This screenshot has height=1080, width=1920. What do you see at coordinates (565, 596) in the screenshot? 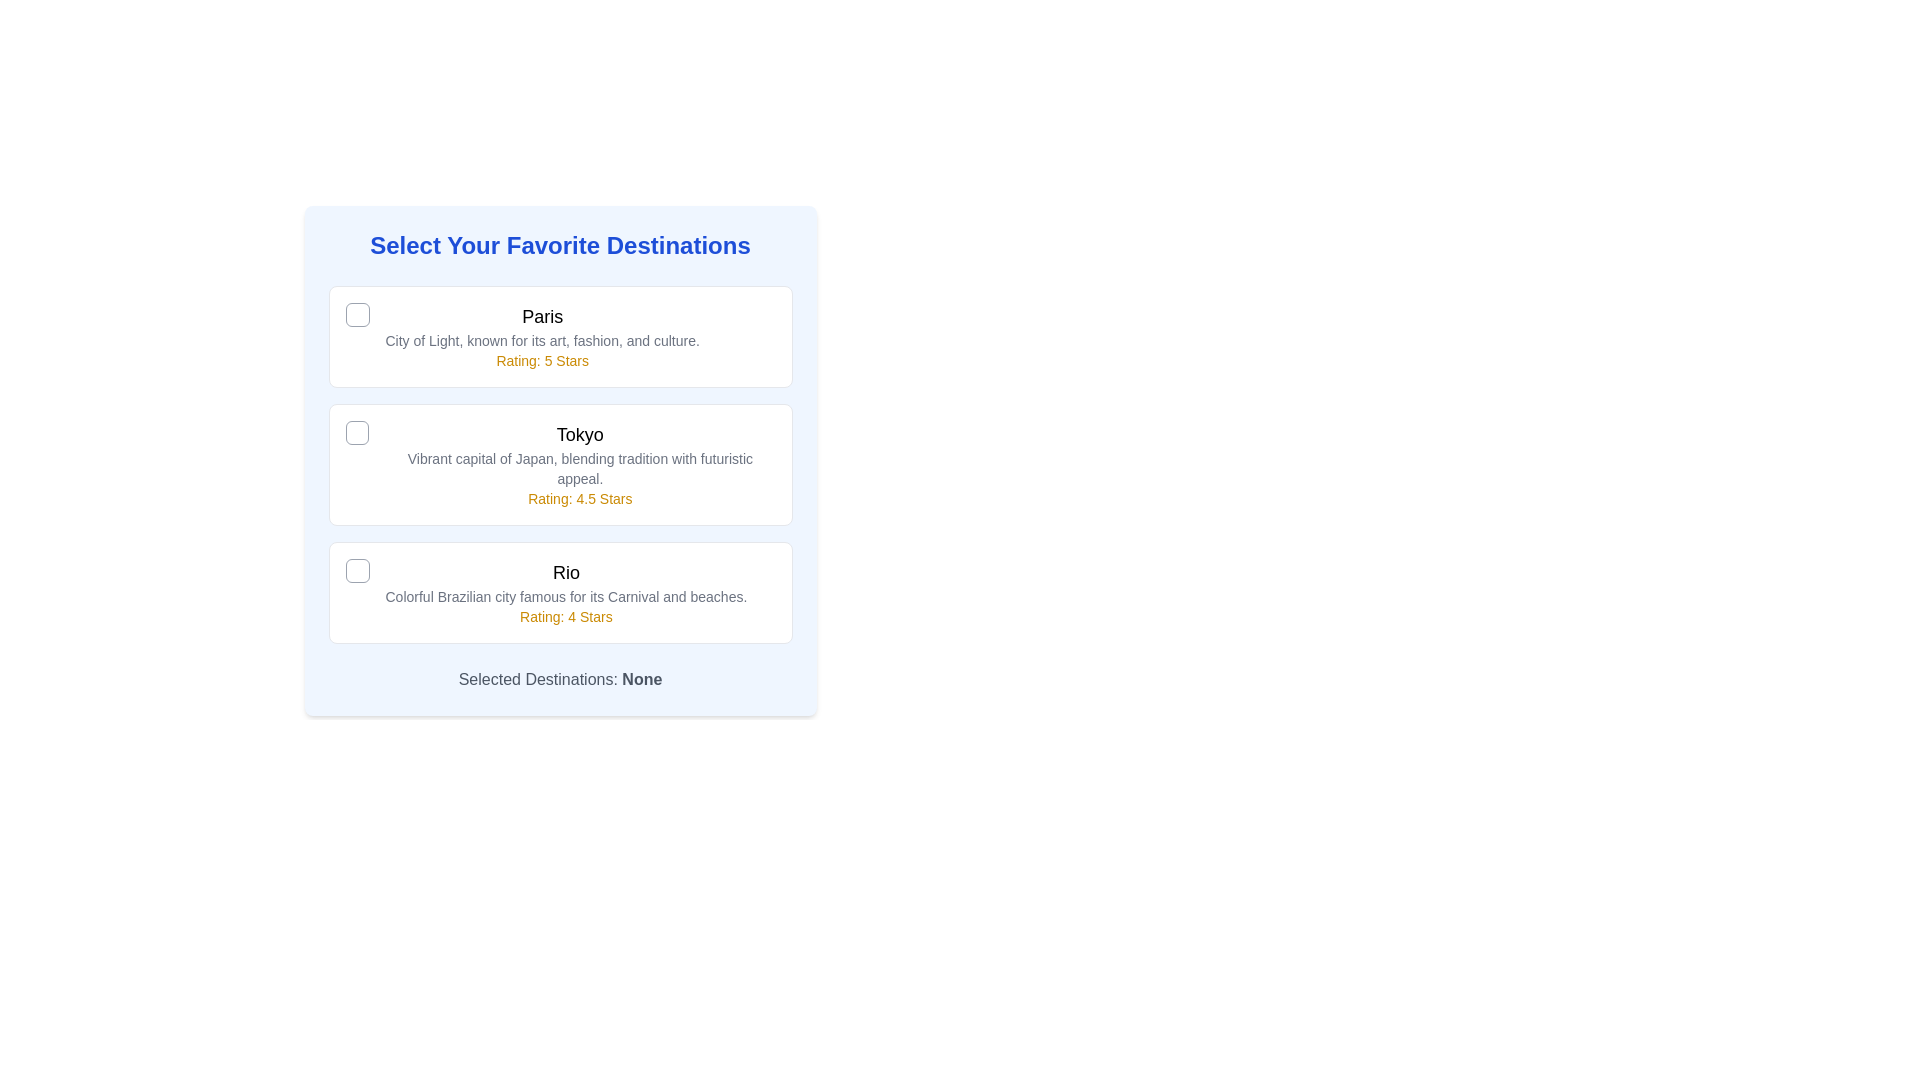
I see `the static text block containing the phrase 'Colorful Brazilian city famous for its Carnival and beaches.', which is styled with smaller-sized muted gray text and is positioned beneath the 'Rio' label` at bounding box center [565, 596].